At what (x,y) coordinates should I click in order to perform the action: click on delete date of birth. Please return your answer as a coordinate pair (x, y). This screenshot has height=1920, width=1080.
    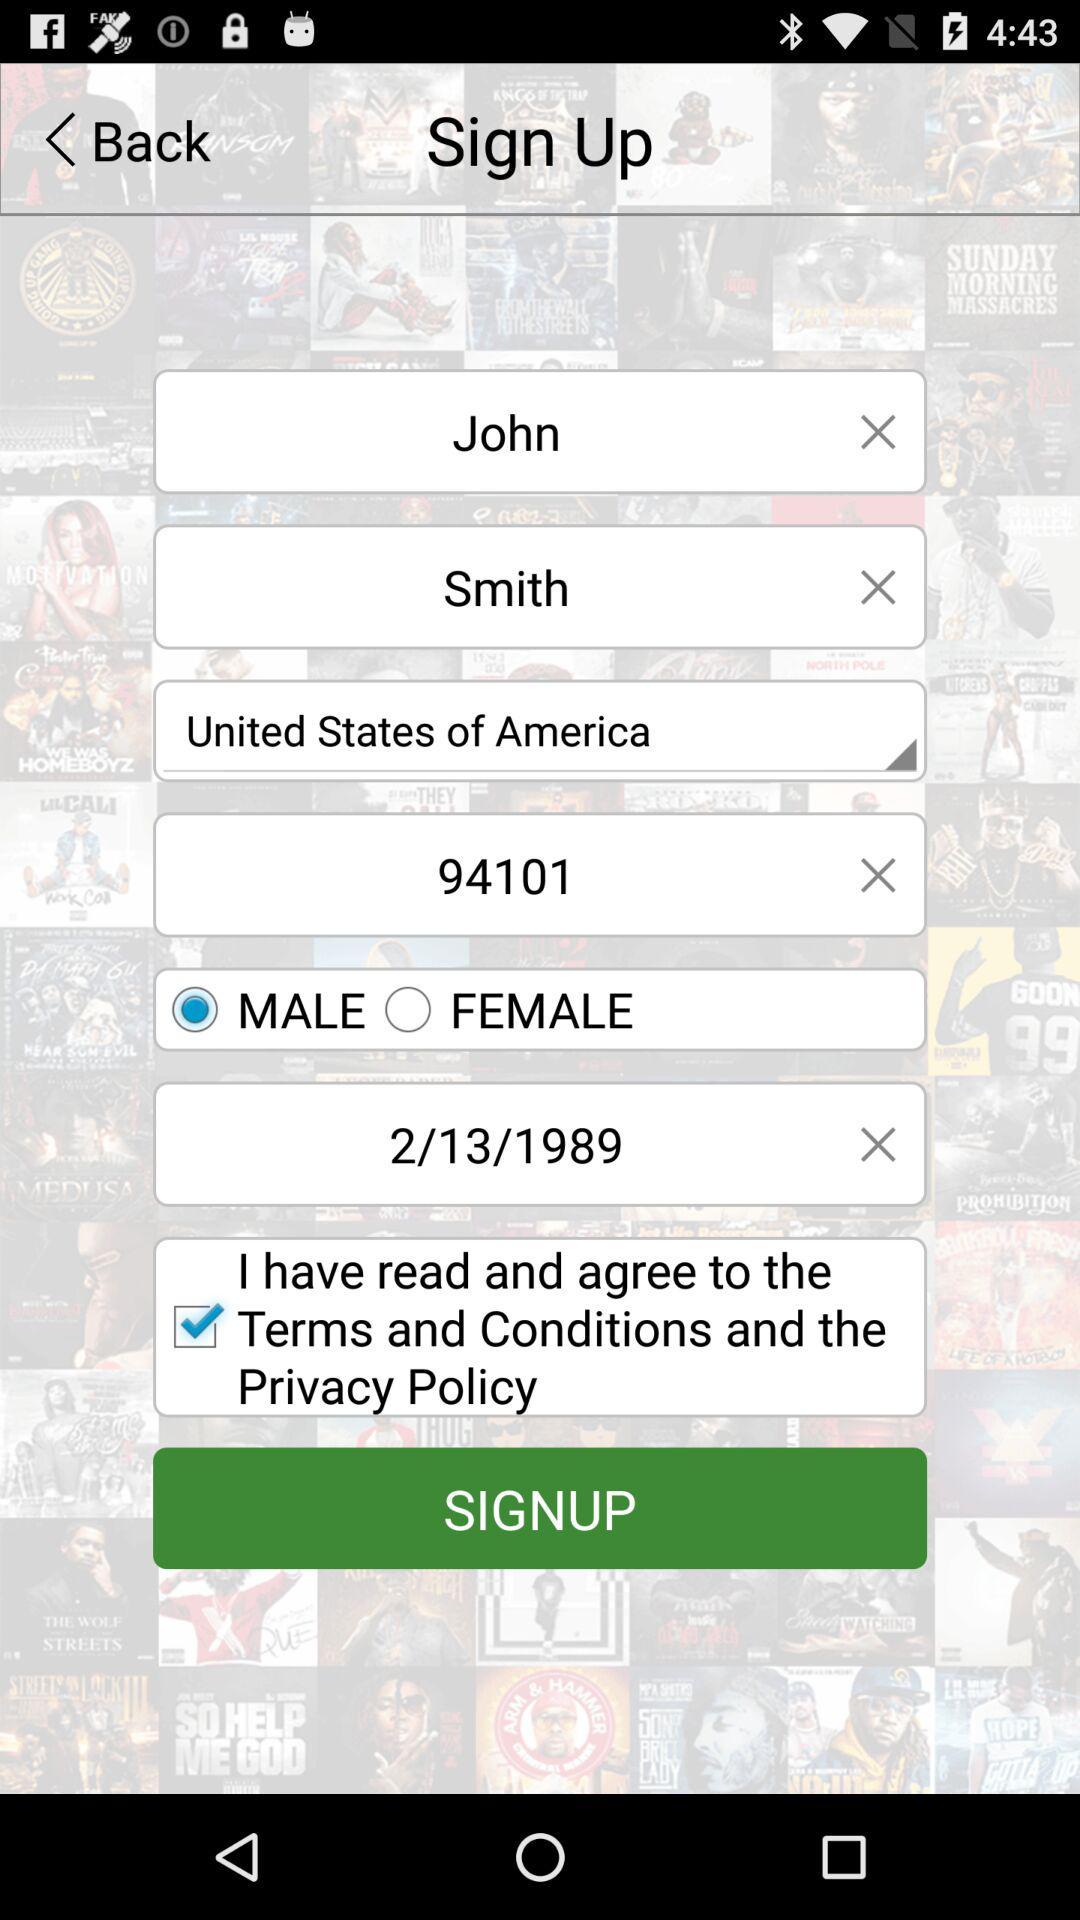
    Looking at the image, I should click on (877, 1144).